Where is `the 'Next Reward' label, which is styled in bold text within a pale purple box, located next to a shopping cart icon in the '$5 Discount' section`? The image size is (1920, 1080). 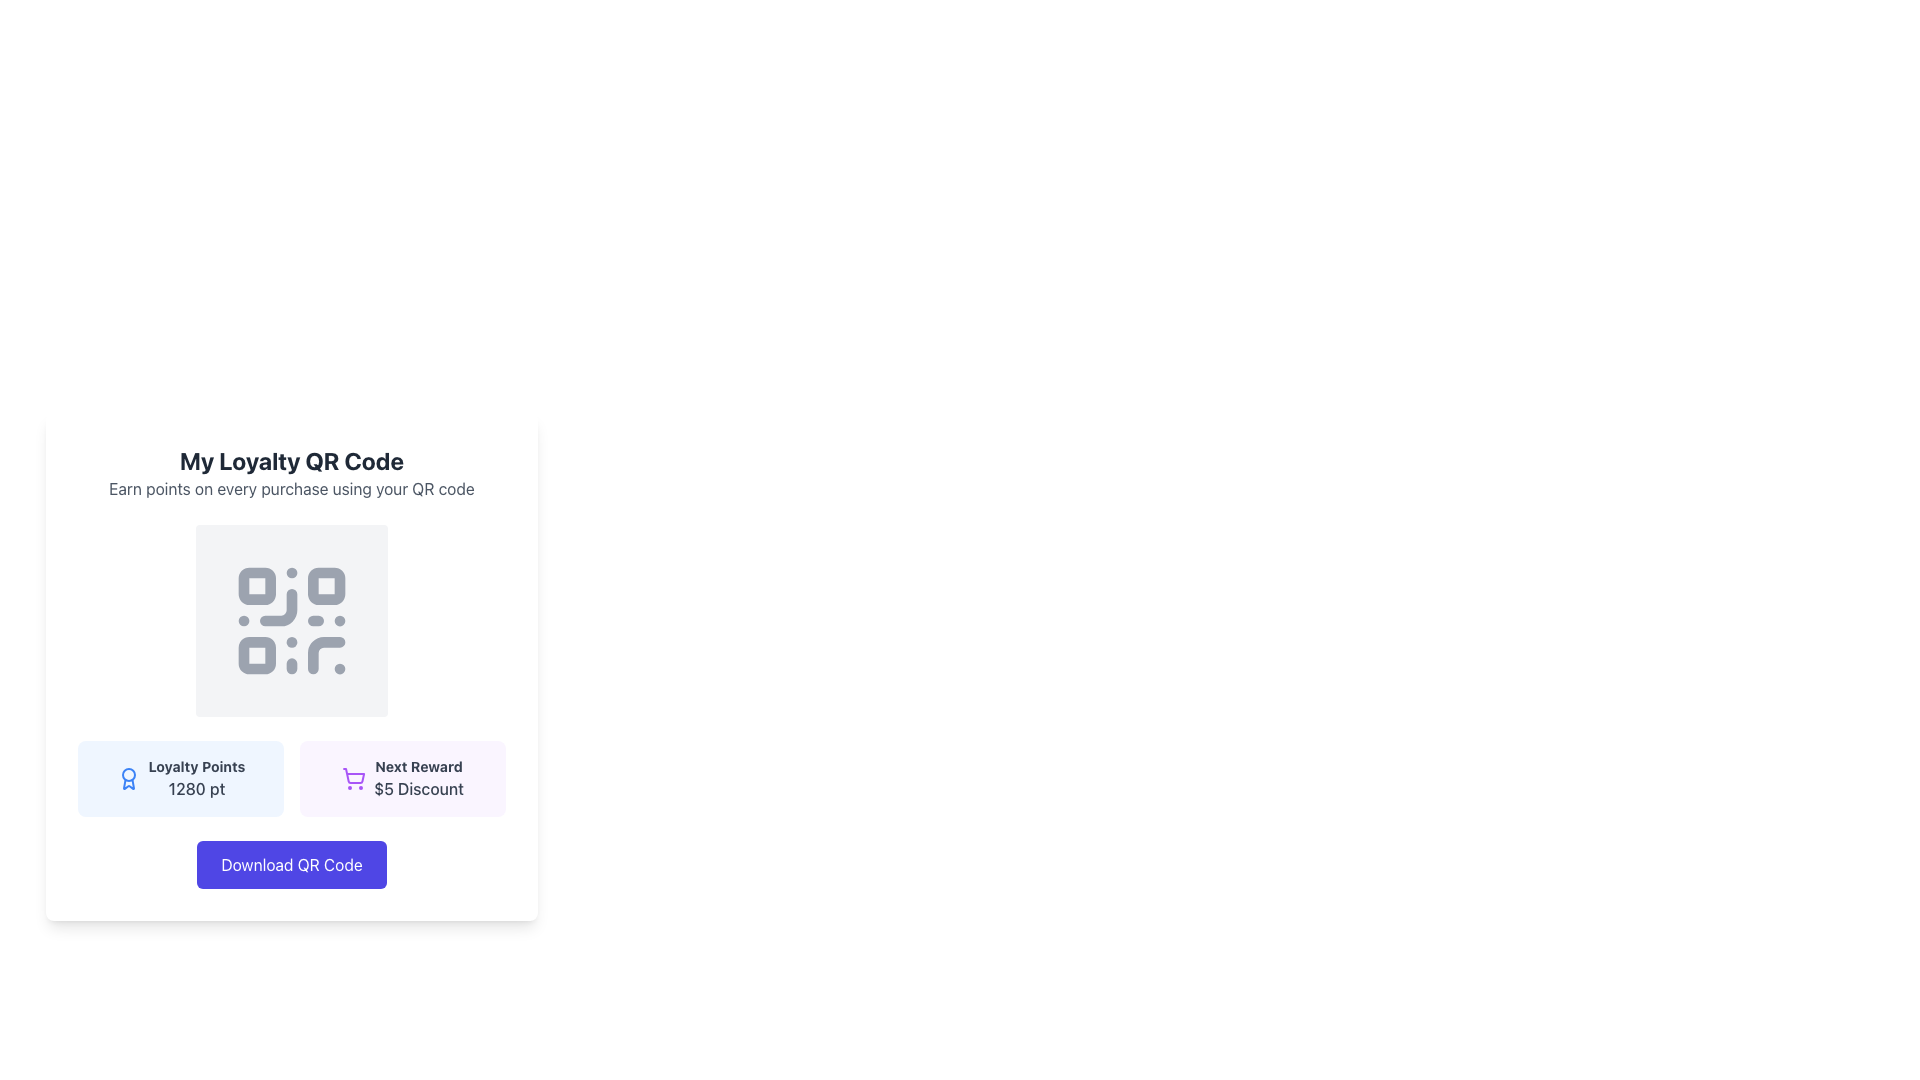 the 'Next Reward' label, which is styled in bold text within a pale purple box, located next to a shopping cart icon in the '$5 Discount' section is located at coordinates (417, 766).